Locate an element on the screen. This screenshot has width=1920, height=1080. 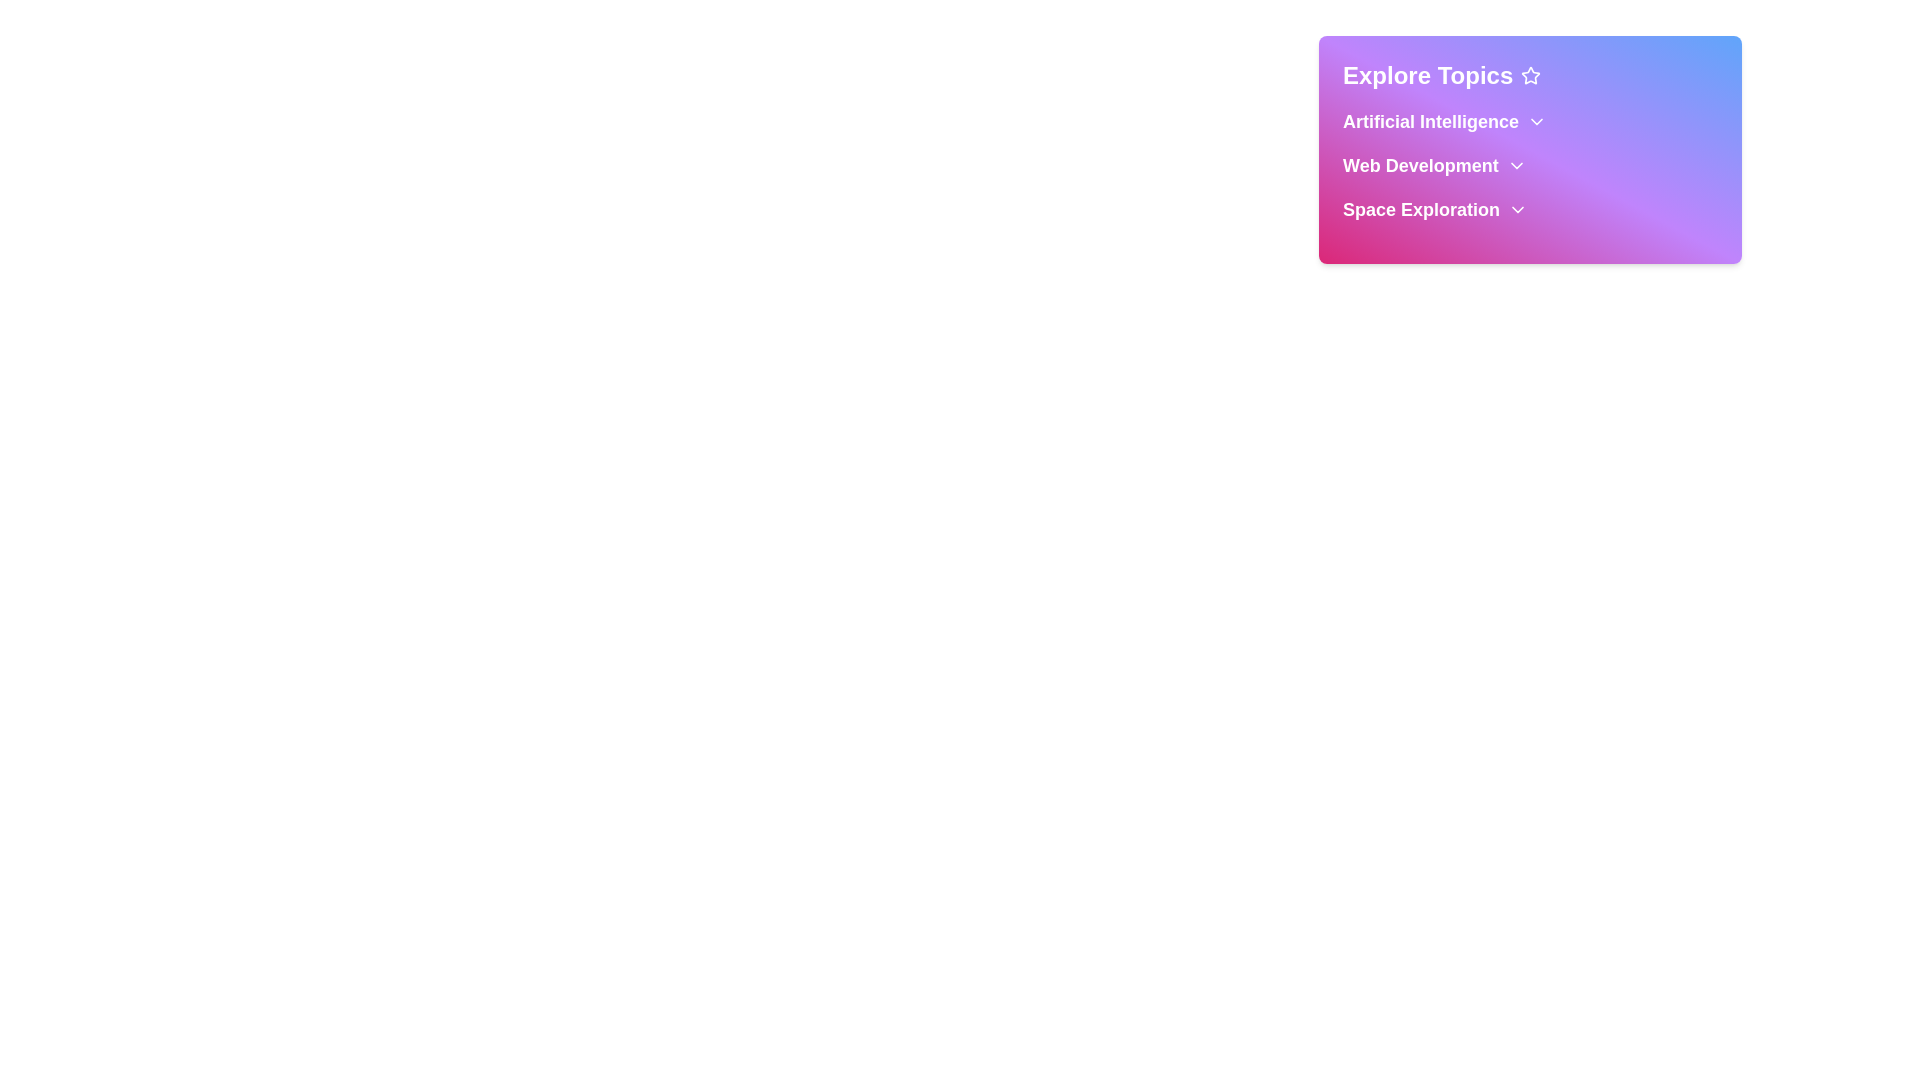
the downward chevron icon located to the right of the 'Space Exploration' text is located at coordinates (1518, 209).